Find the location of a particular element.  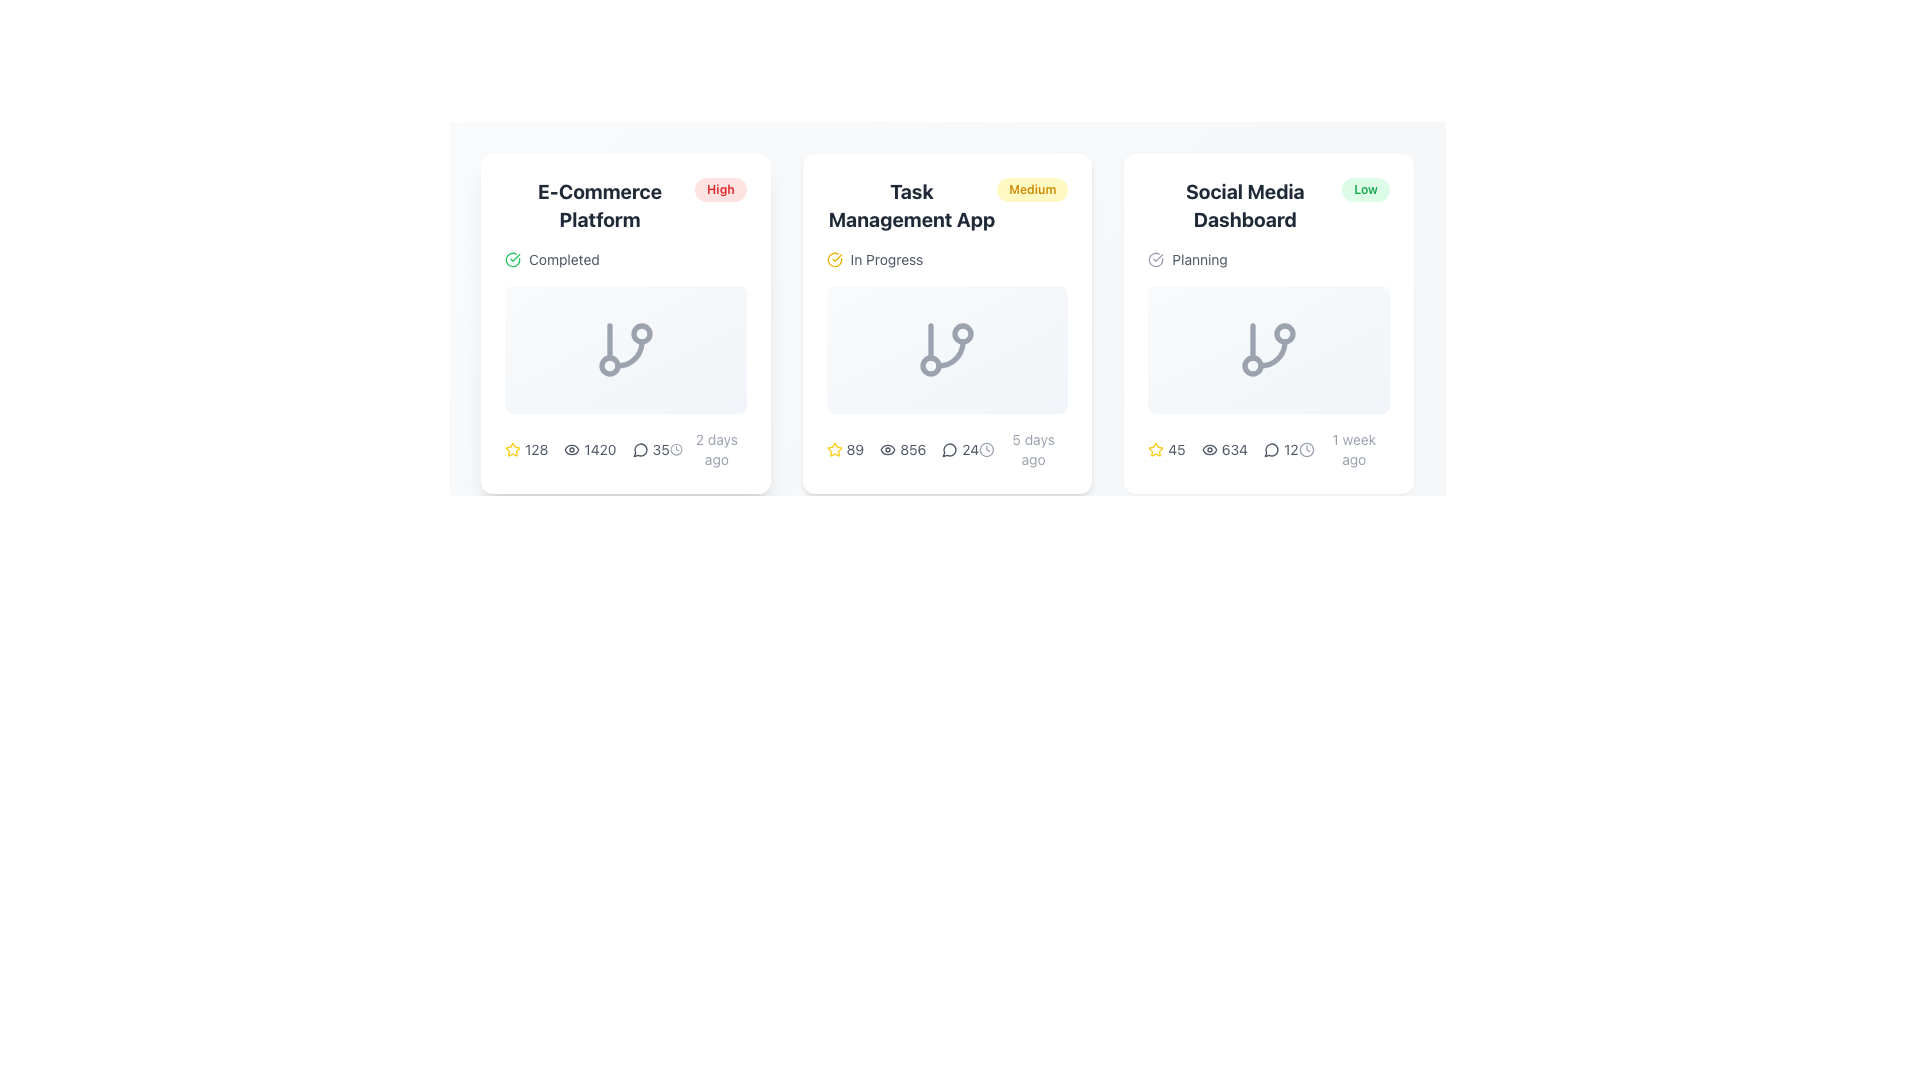

the priority level tag or label located to the right of the 'Task Management App' heading in the upper section of the card layout is located at coordinates (1032, 189).